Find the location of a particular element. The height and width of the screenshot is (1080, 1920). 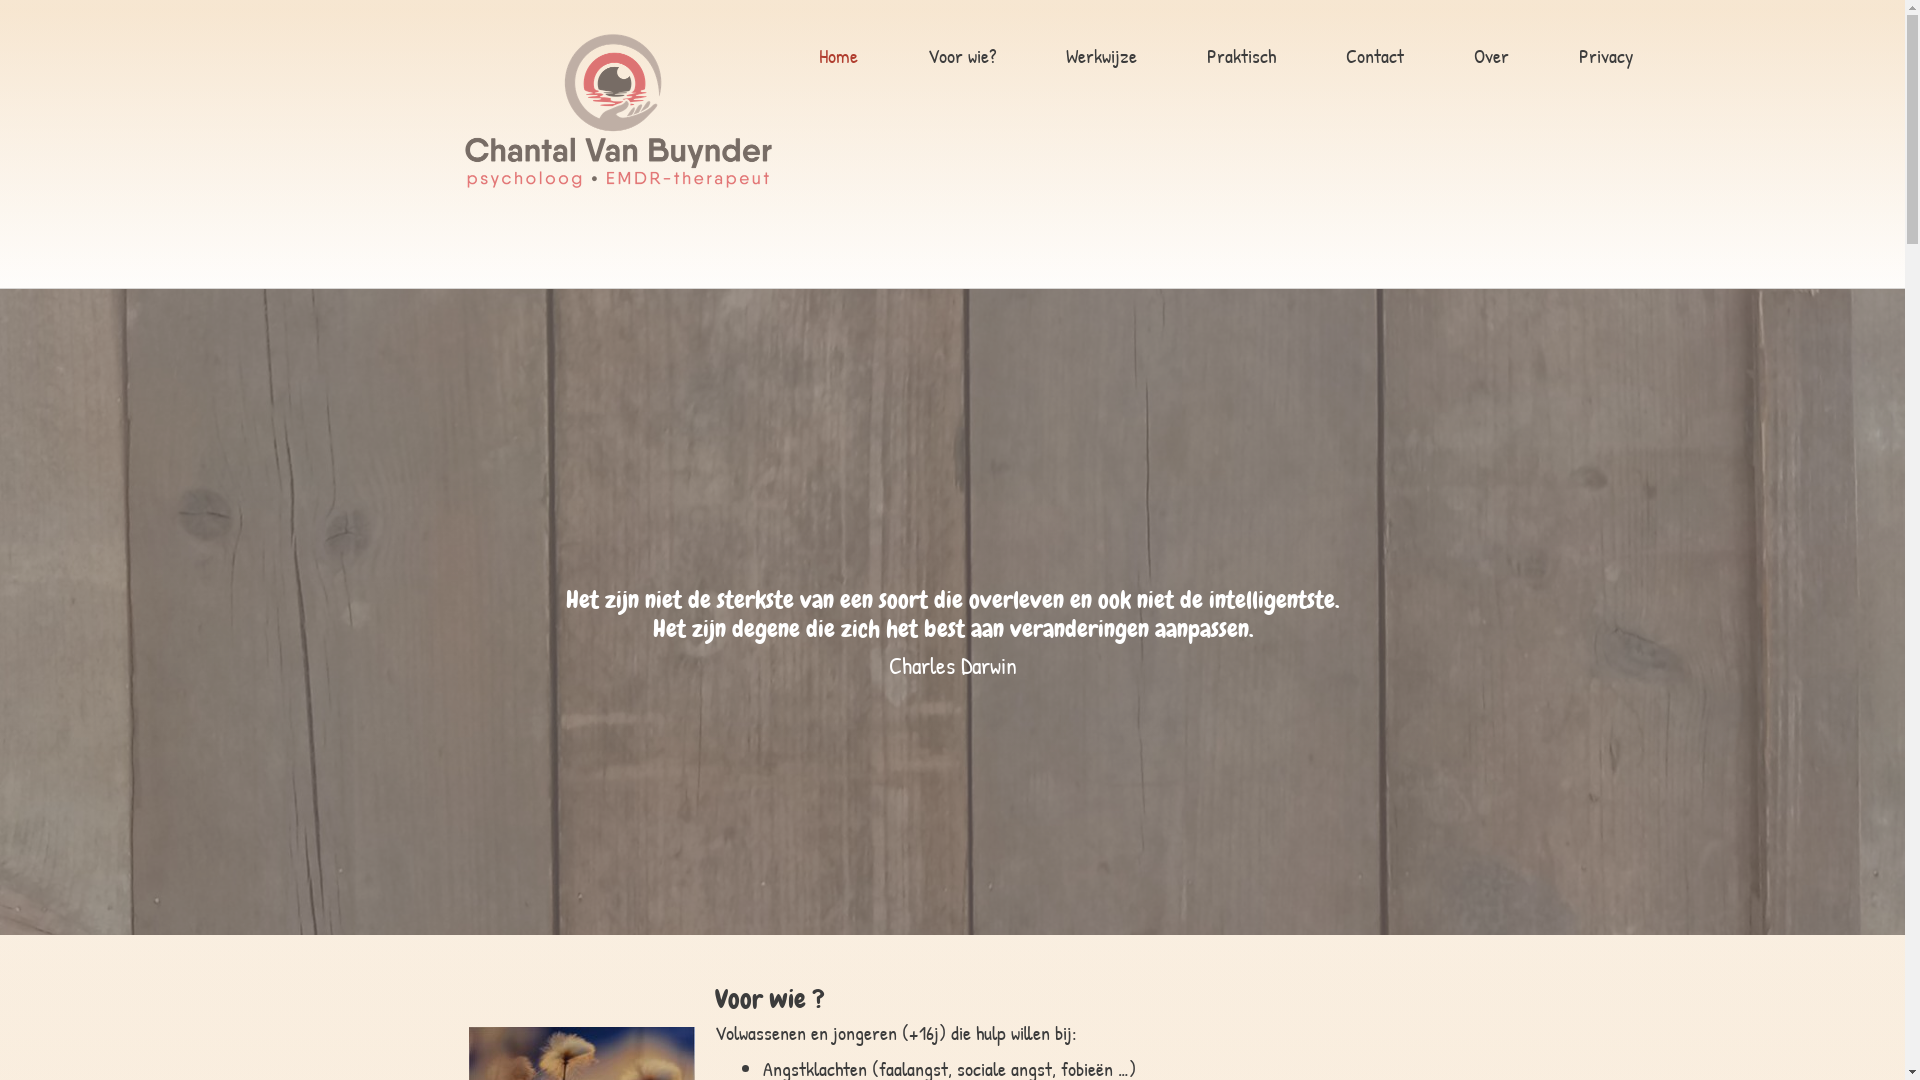

'Home' is located at coordinates (838, 56).